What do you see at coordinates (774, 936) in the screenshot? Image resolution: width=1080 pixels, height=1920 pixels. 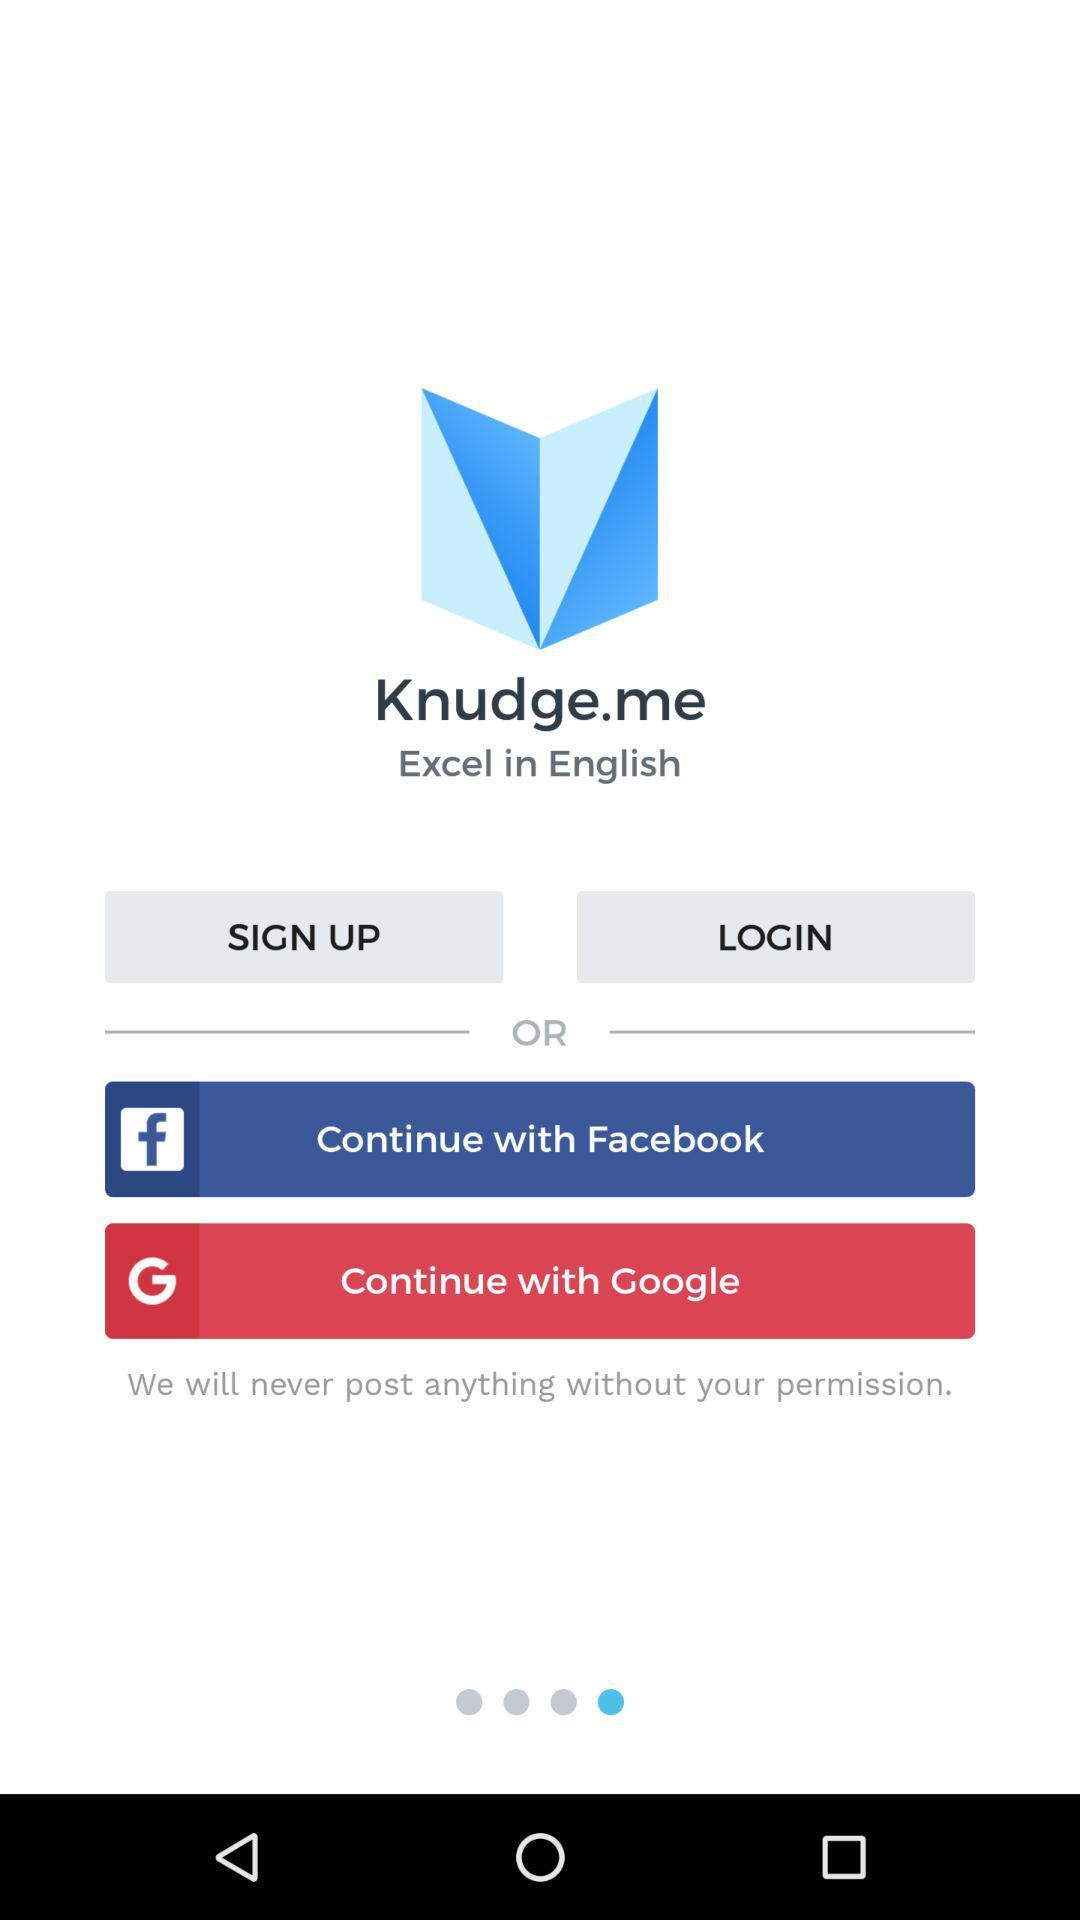 I see `the login icon` at bounding box center [774, 936].